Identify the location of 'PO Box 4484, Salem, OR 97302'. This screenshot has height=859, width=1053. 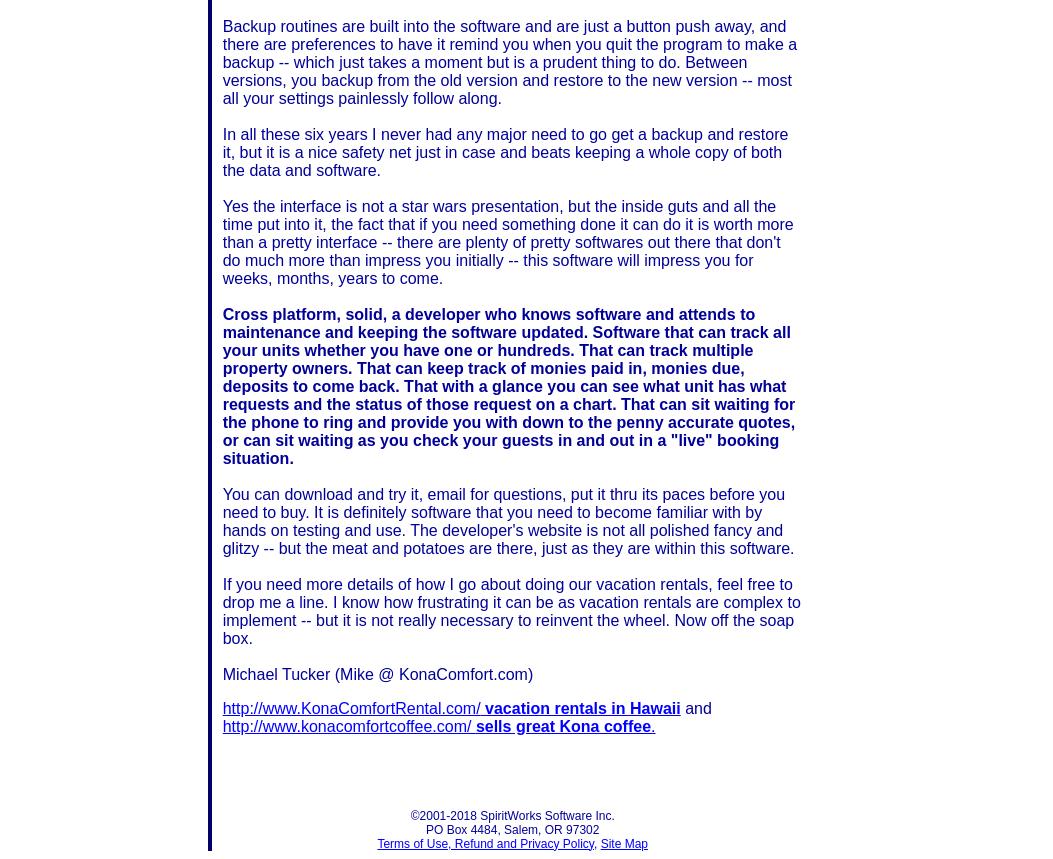
(512, 828).